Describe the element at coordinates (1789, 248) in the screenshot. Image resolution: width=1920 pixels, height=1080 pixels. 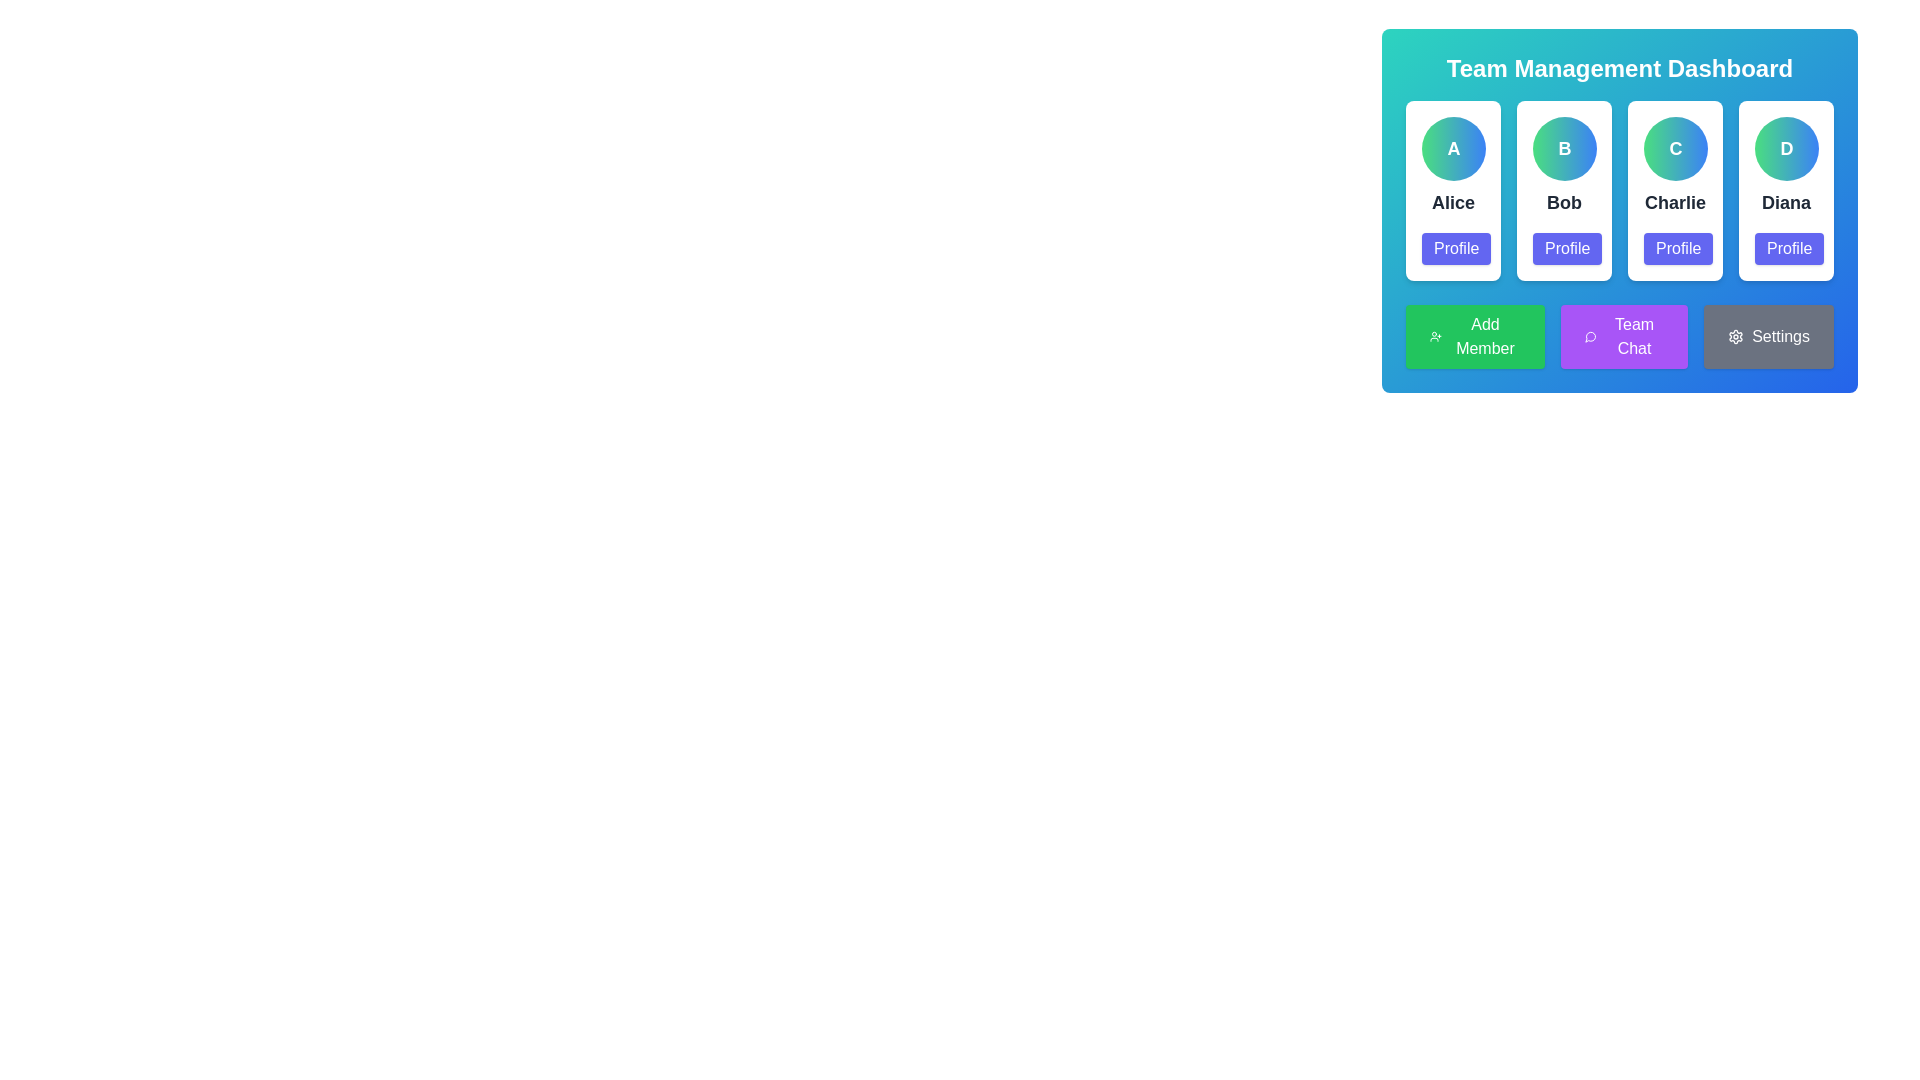
I see `the interactive button located in the 'Diana' section of the Team Management Dashboard` at that location.